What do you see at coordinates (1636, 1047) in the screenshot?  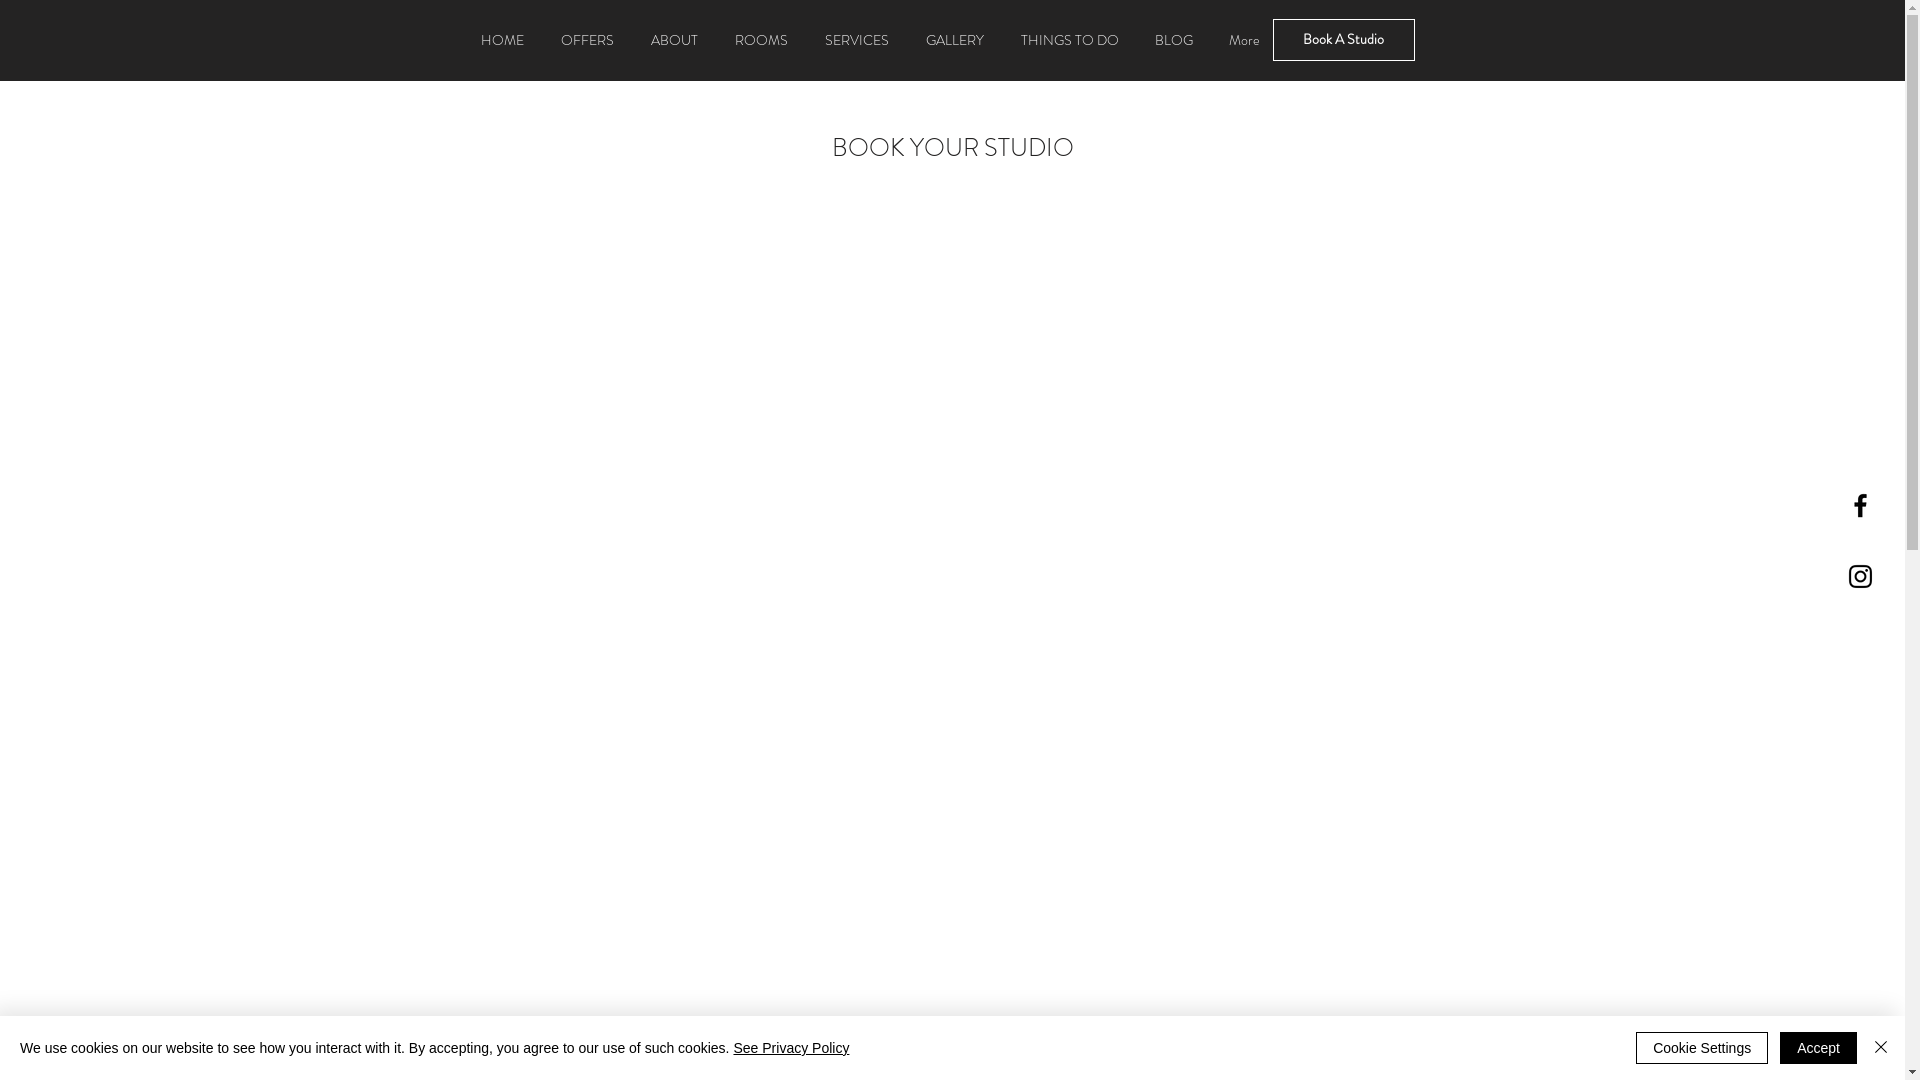 I see `'Cookie Settings'` at bounding box center [1636, 1047].